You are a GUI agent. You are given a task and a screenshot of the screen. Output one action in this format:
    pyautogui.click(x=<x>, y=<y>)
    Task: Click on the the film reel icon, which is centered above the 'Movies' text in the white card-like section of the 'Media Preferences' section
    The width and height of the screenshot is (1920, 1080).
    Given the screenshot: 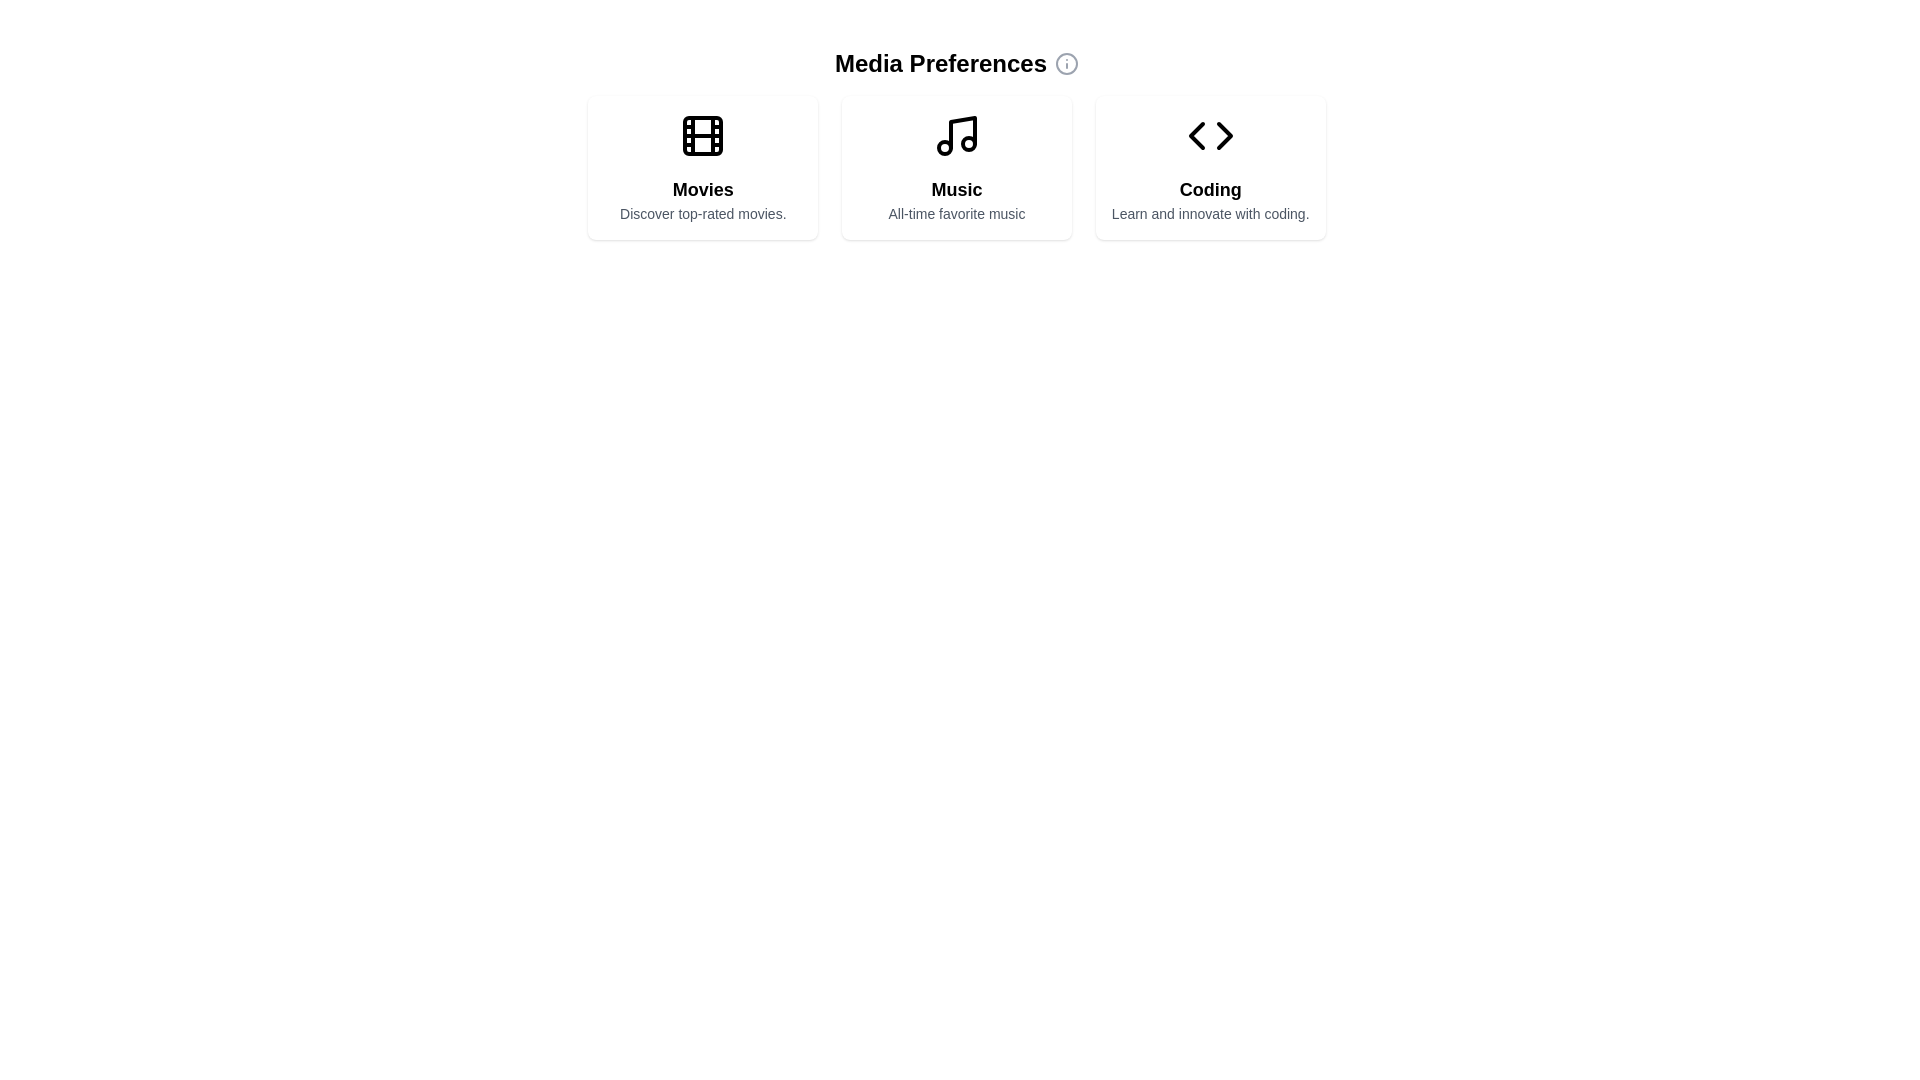 What is the action you would take?
    pyautogui.click(x=703, y=135)
    